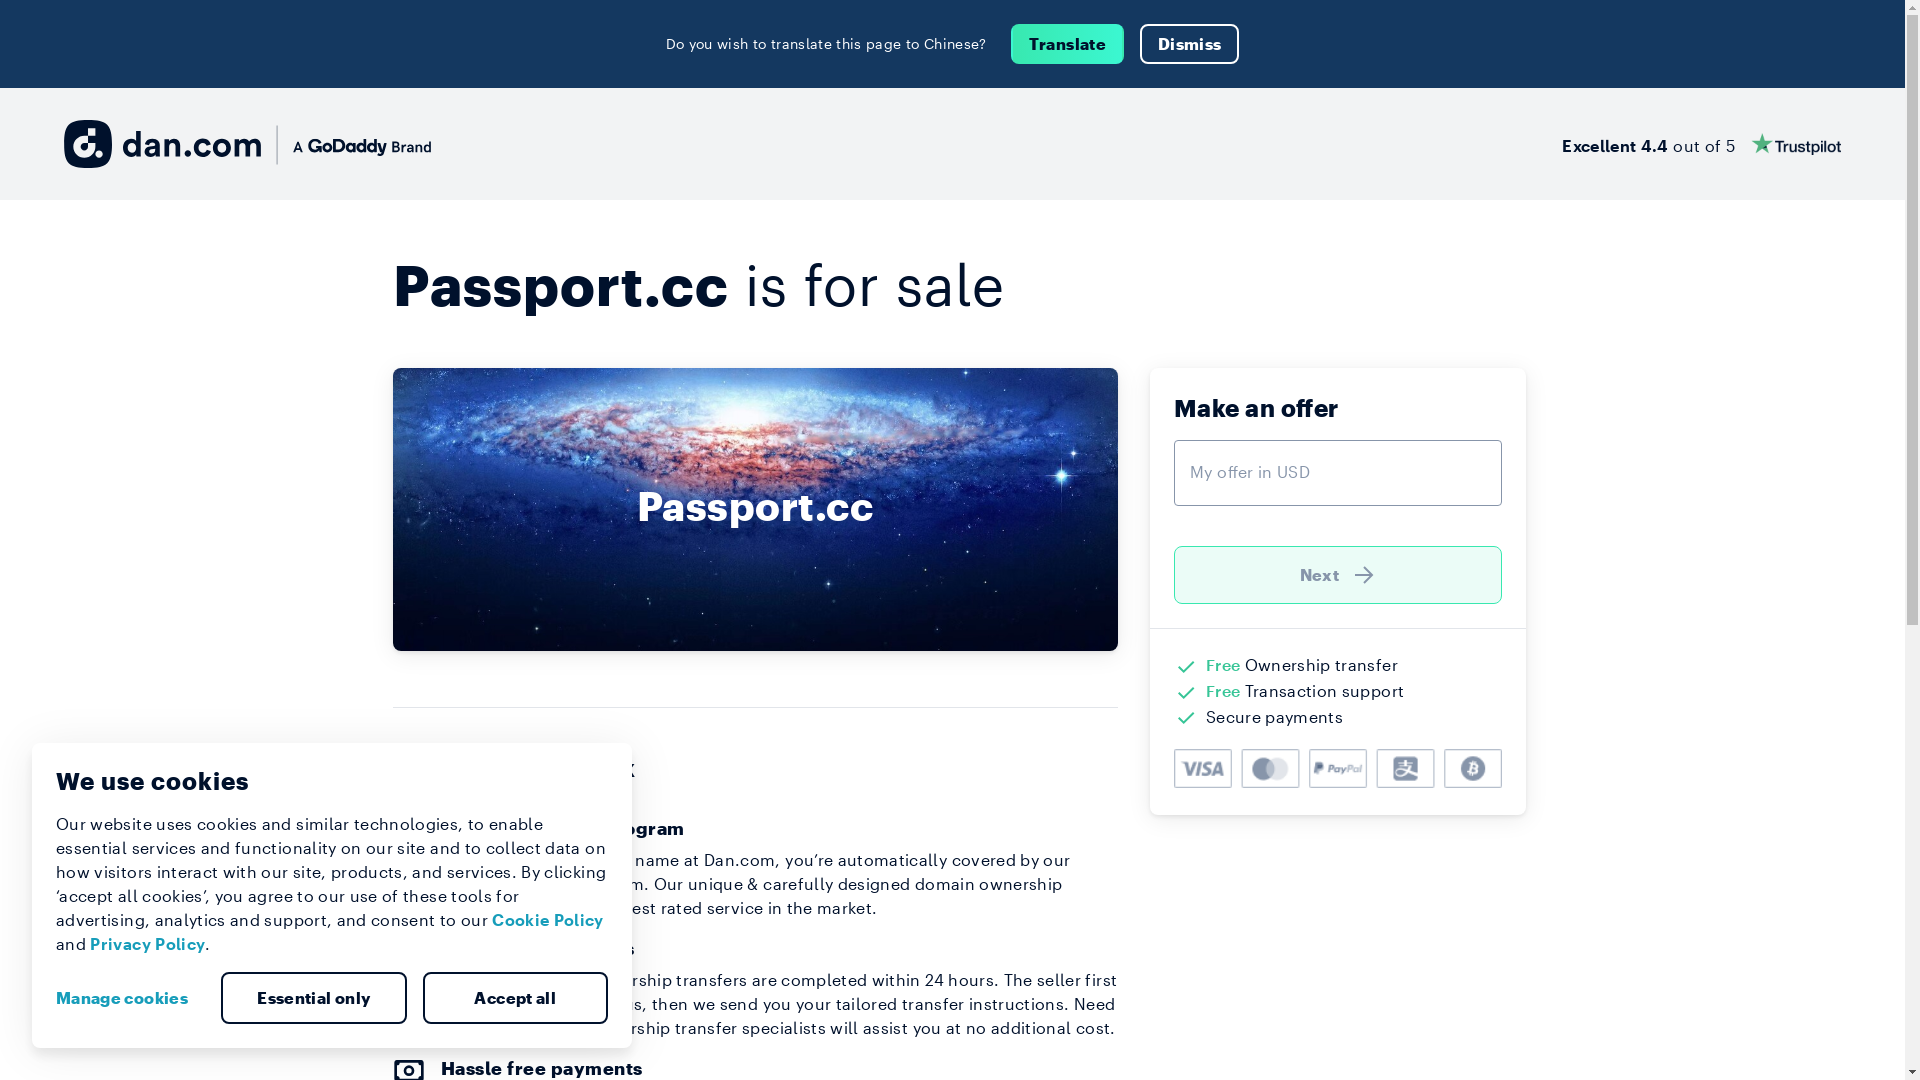 The image size is (1920, 1080). What do you see at coordinates (146, 943) in the screenshot?
I see `'Privacy Policy'` at bounding box center [146, 943].